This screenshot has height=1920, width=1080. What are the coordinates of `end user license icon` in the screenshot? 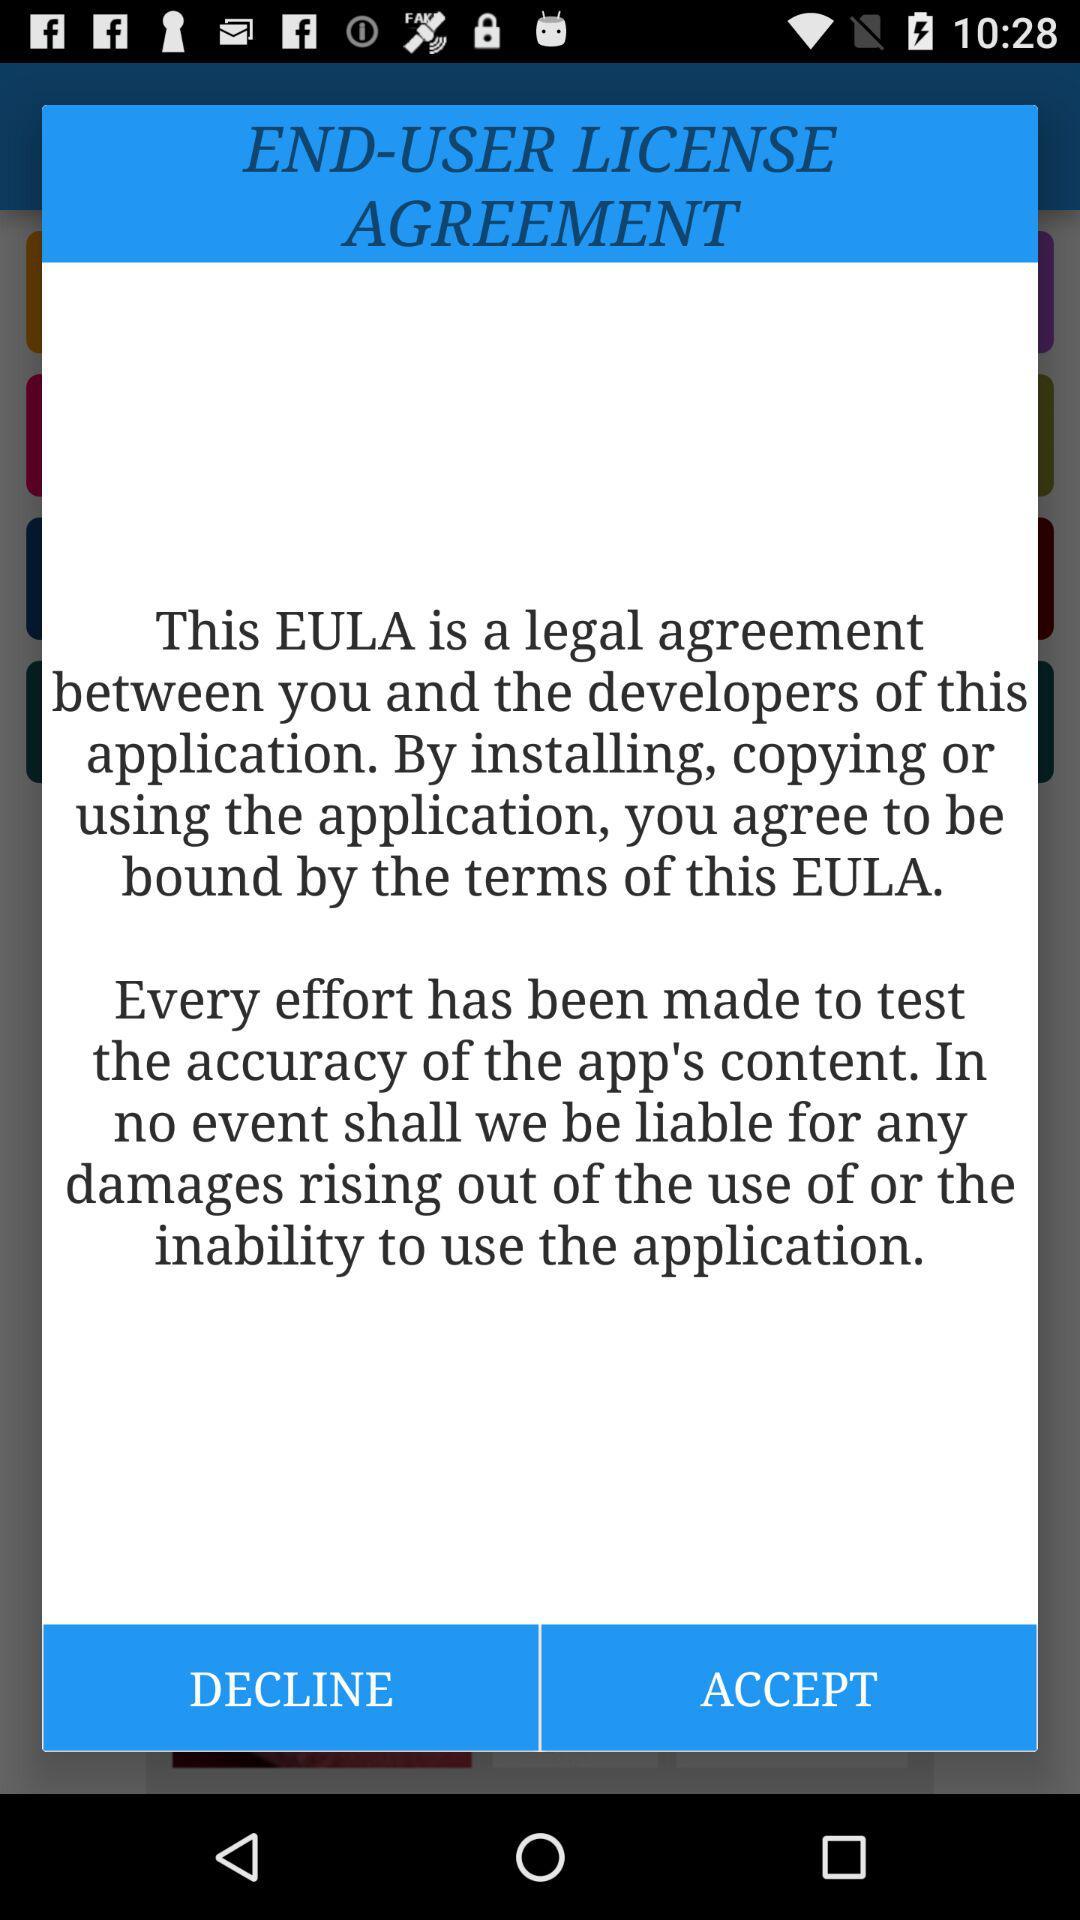 It's located at (540, 183).